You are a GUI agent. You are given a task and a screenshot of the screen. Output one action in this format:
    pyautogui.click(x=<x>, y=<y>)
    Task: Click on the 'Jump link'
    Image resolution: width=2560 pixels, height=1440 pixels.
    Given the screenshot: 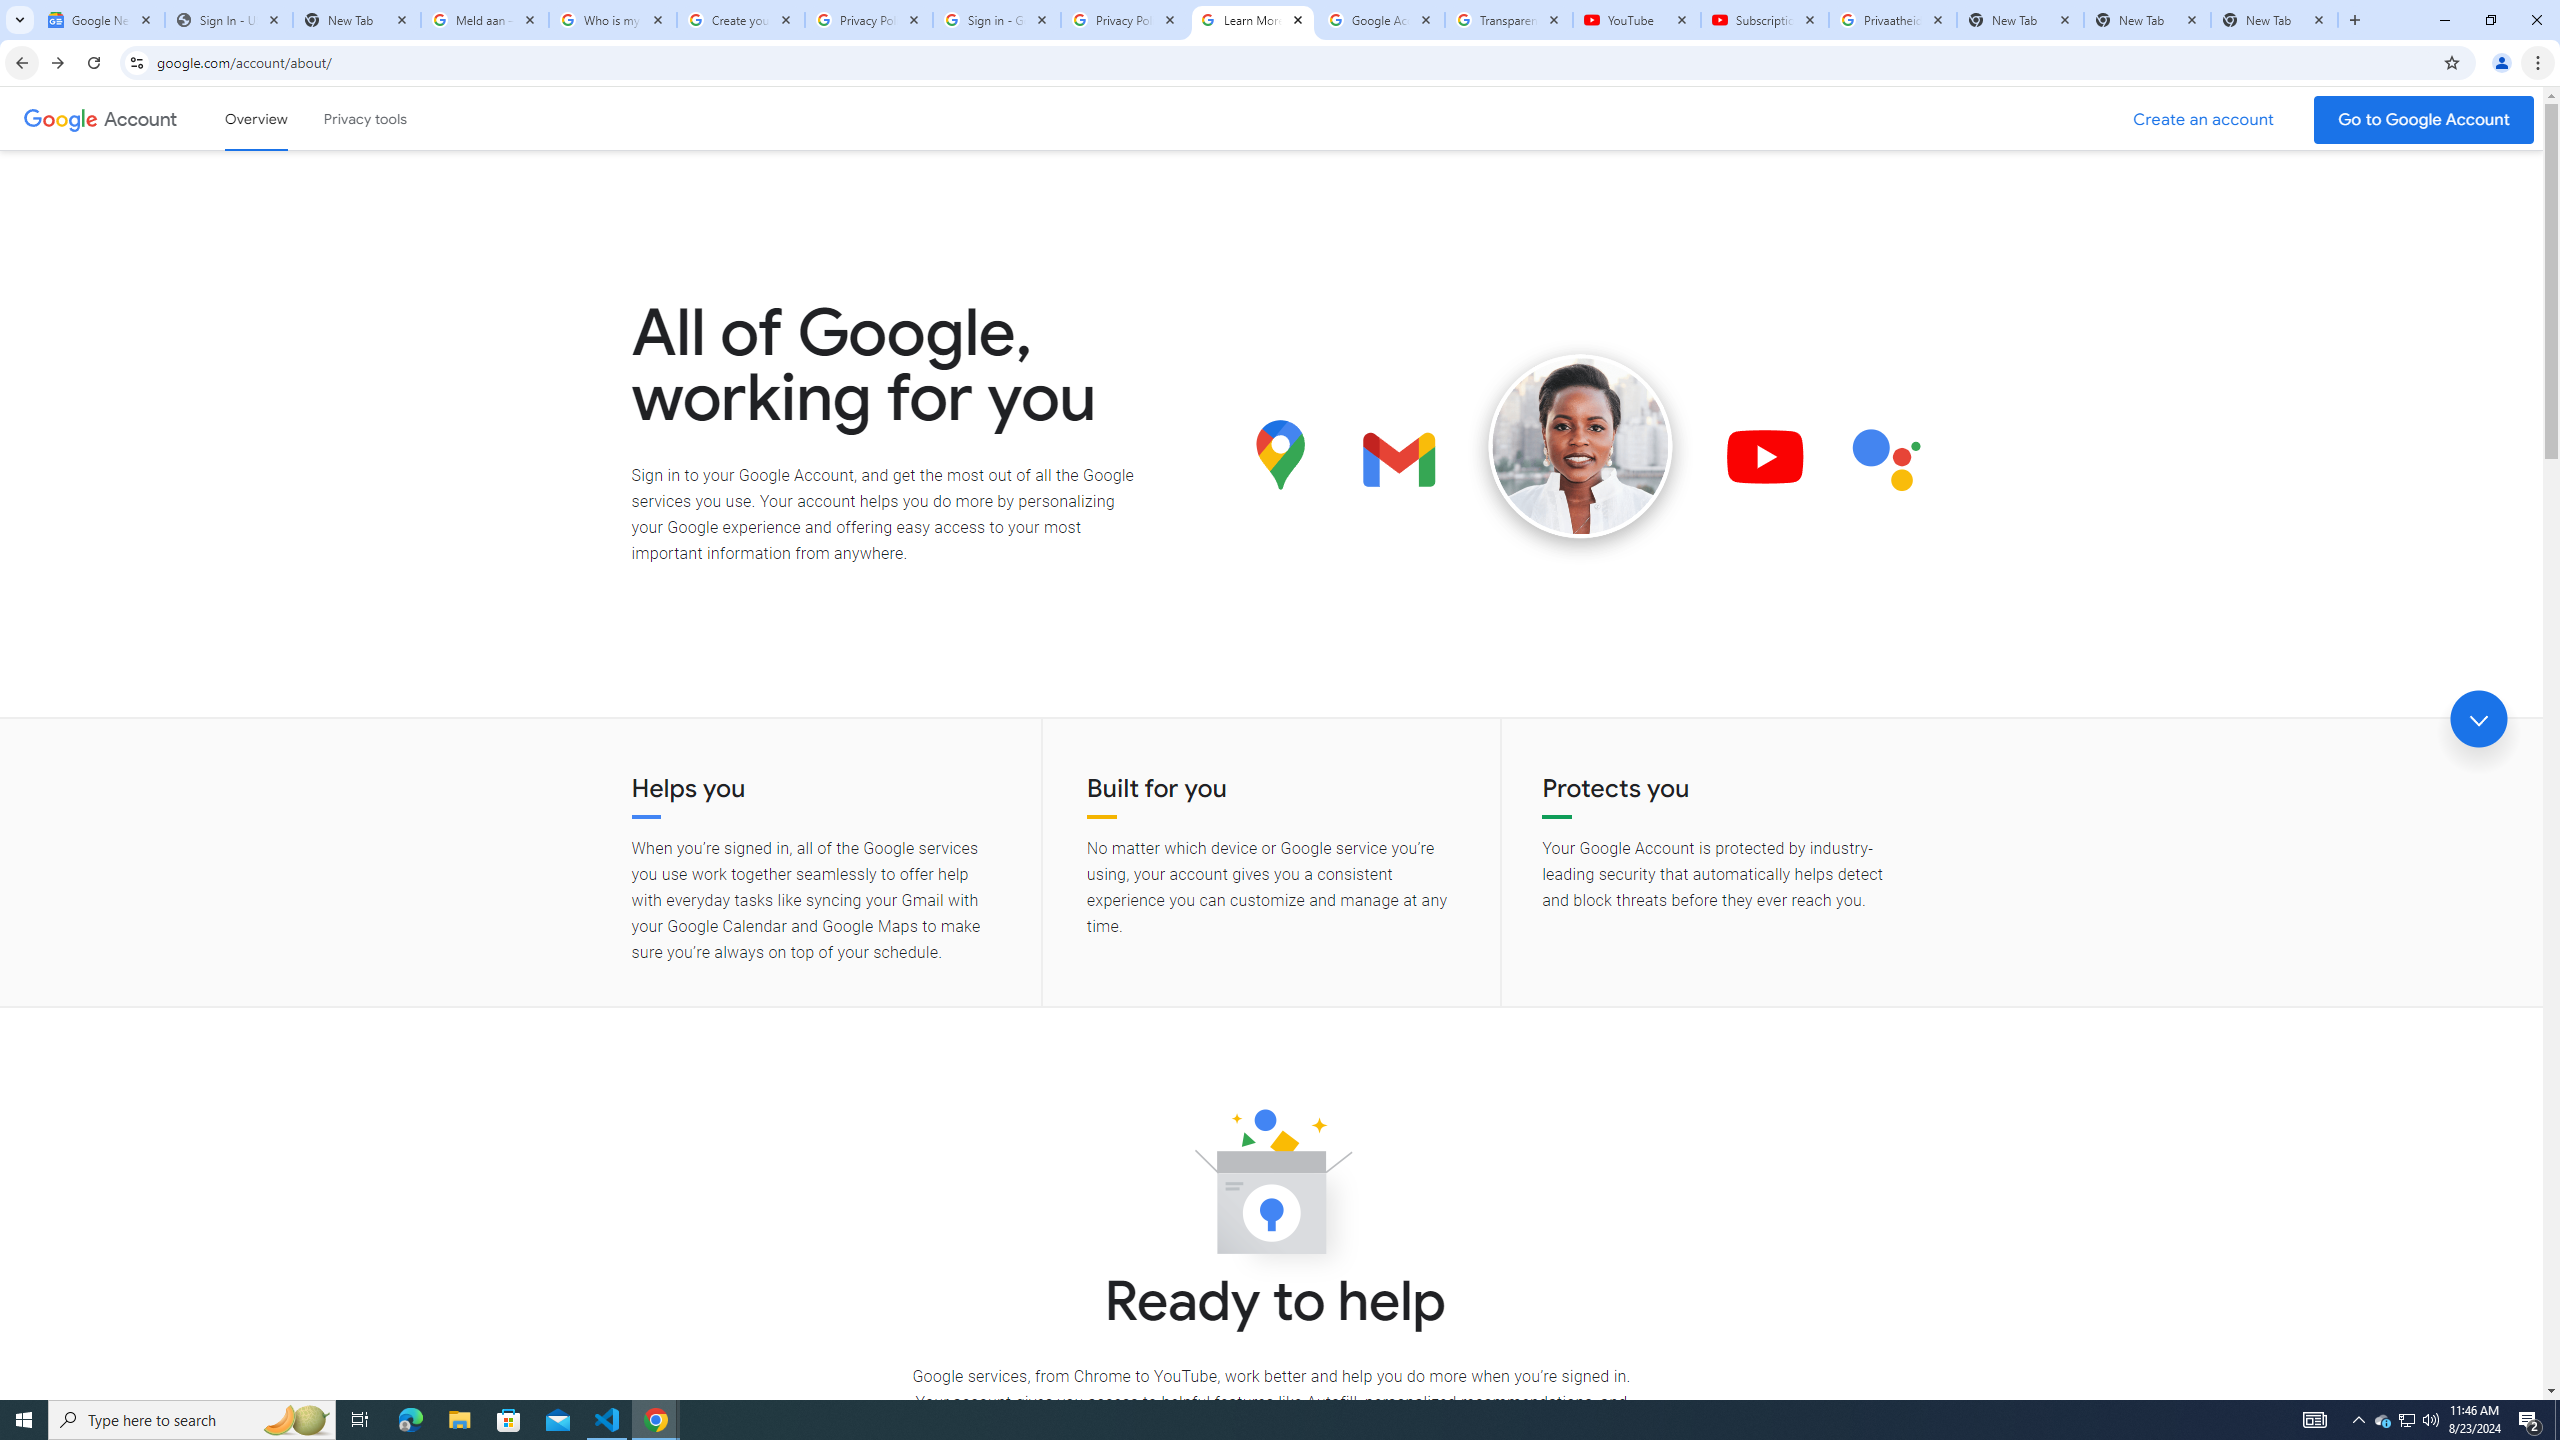 What is the action you would take?
    pyautogui.click(x=2478, y=719)
    